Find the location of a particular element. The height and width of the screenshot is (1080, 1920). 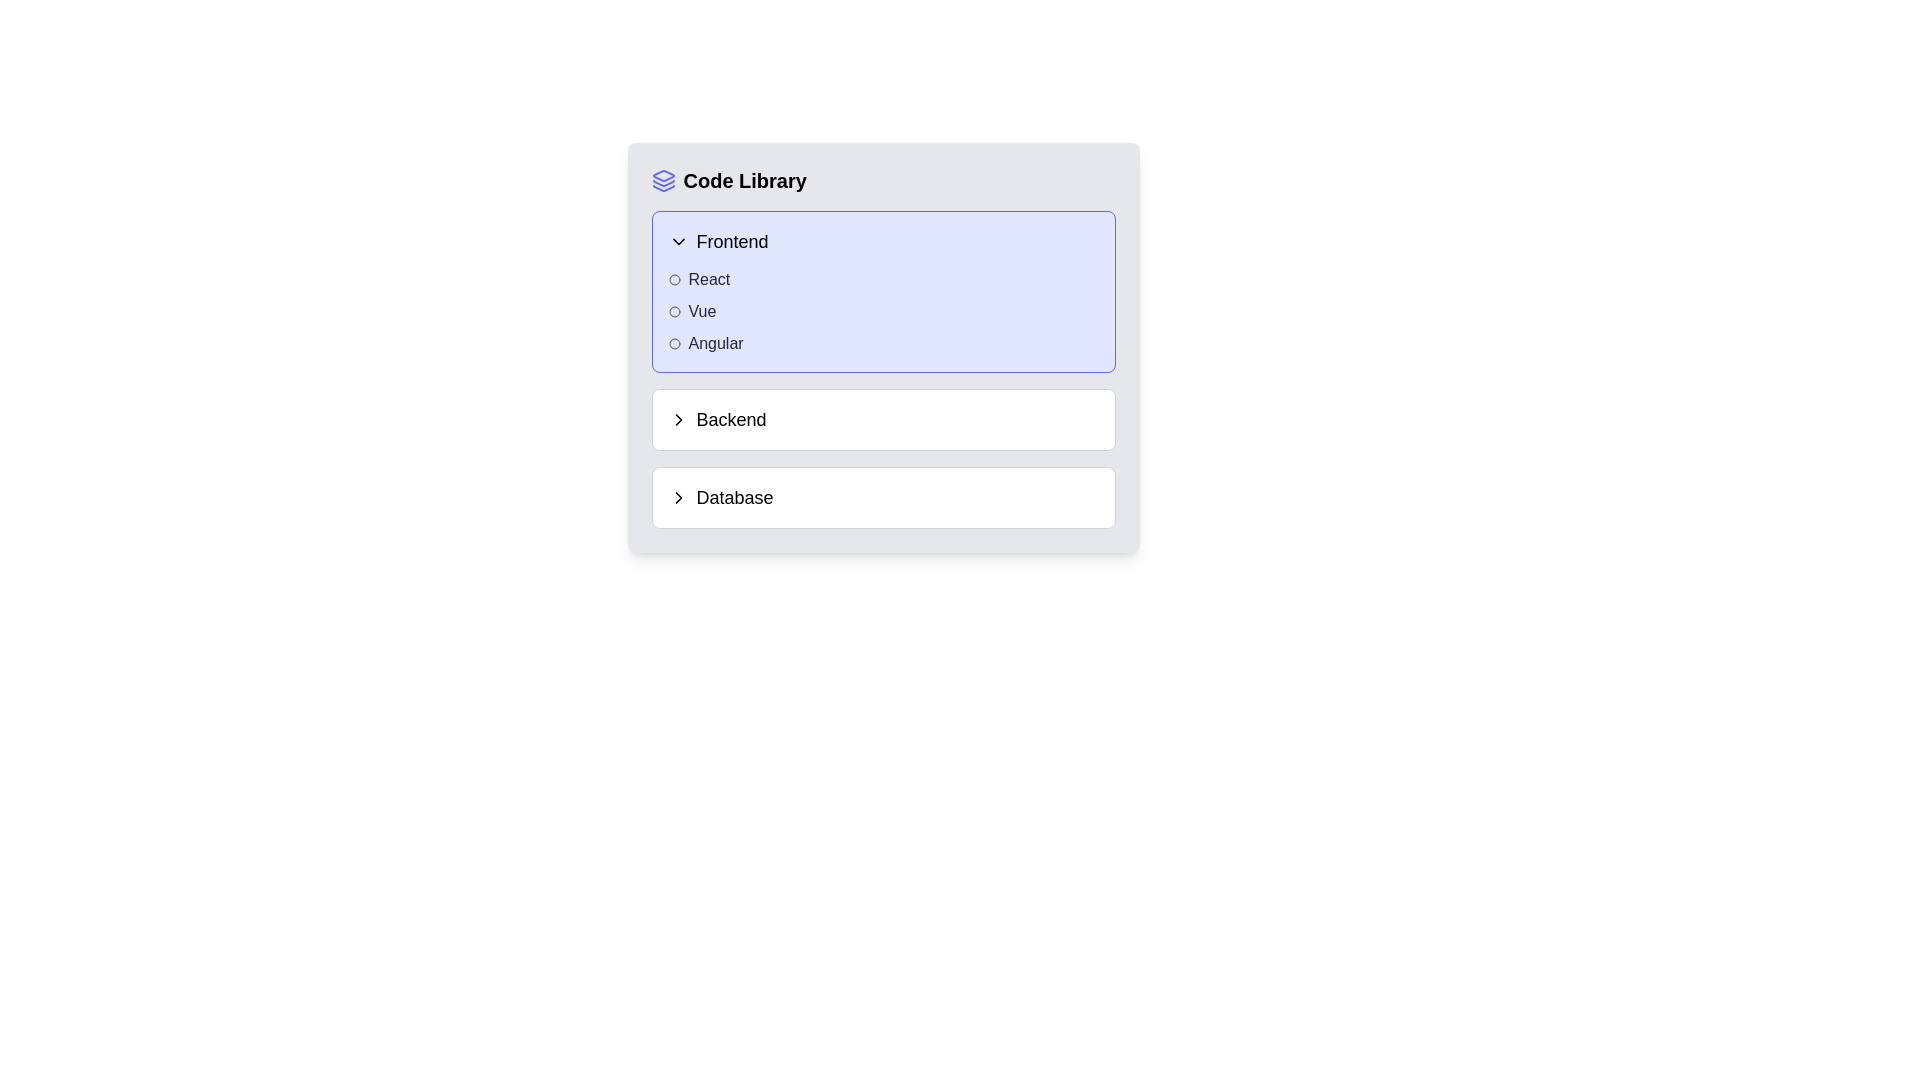

the circular marker for selection located to the left of the 'React' text in the 'Frontend' category is located at coordinates (674, 280).